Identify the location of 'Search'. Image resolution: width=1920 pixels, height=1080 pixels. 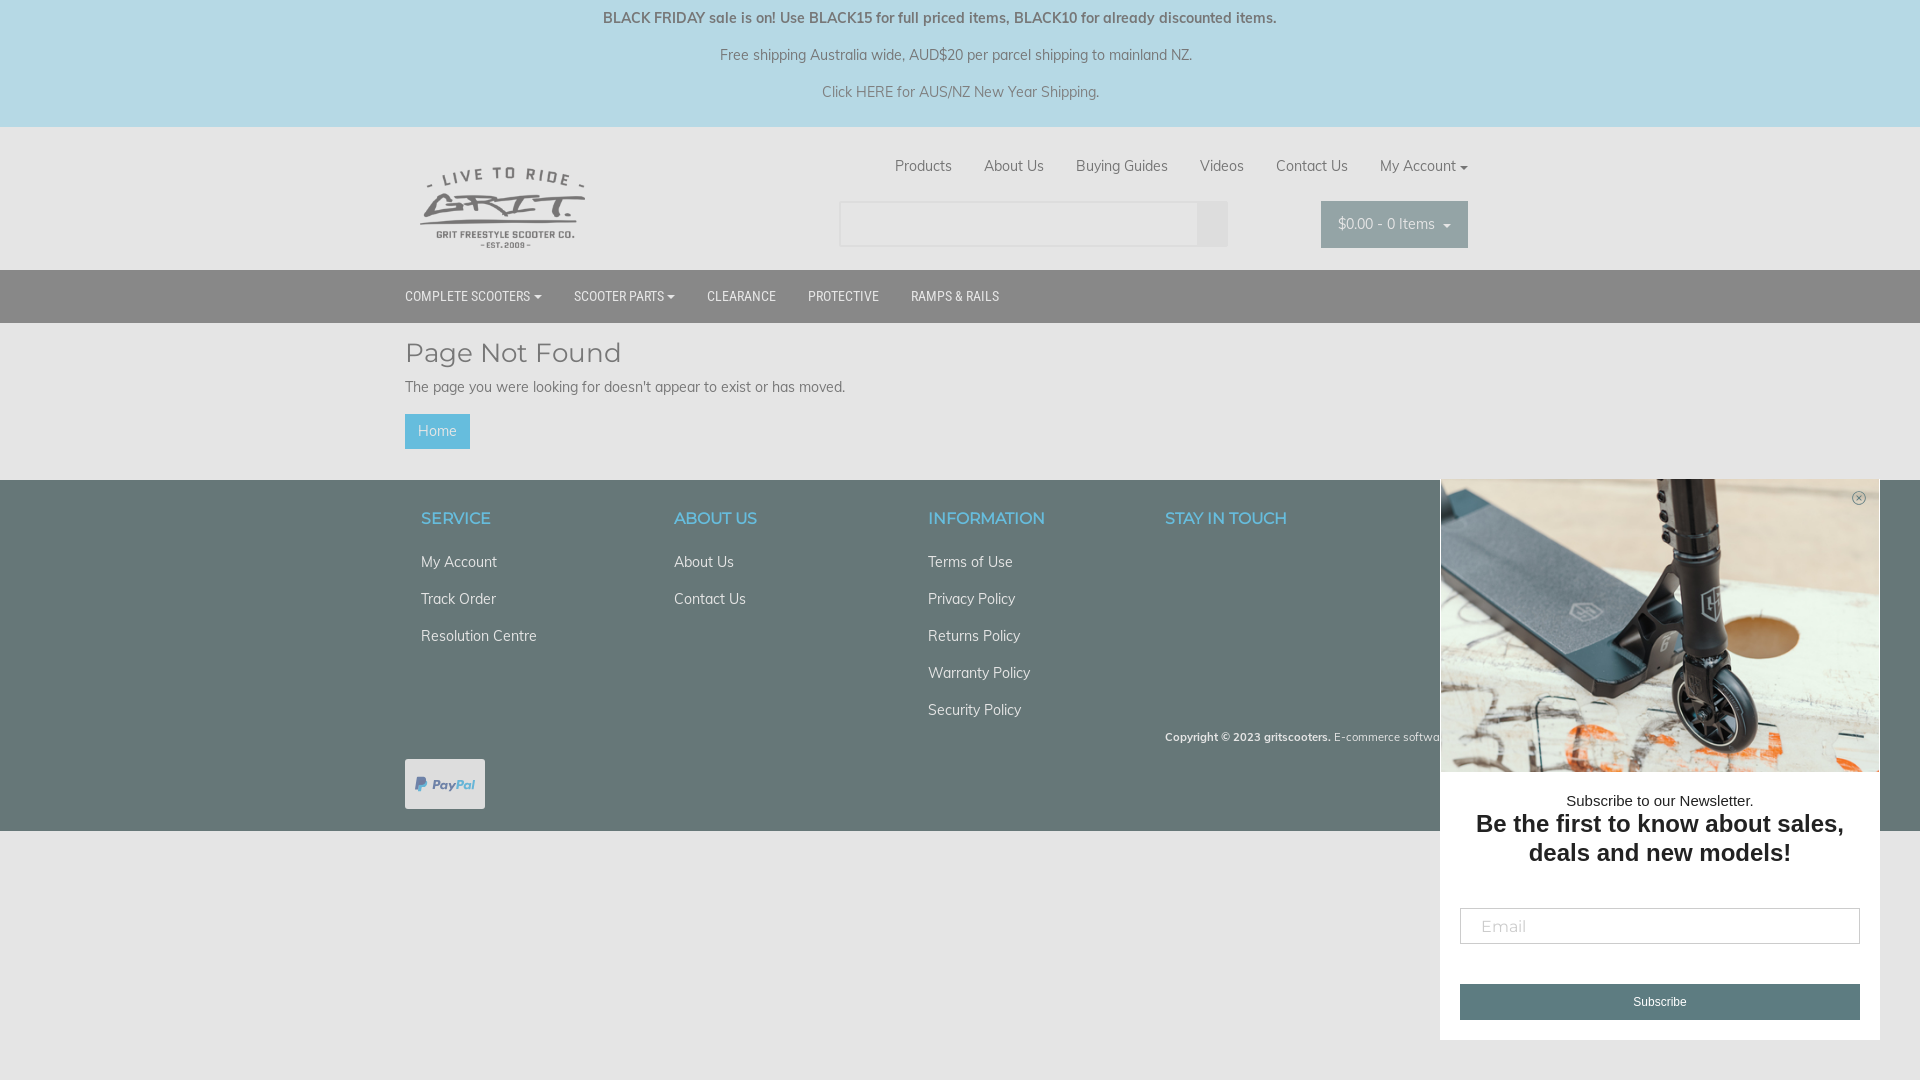
(1212, 223).